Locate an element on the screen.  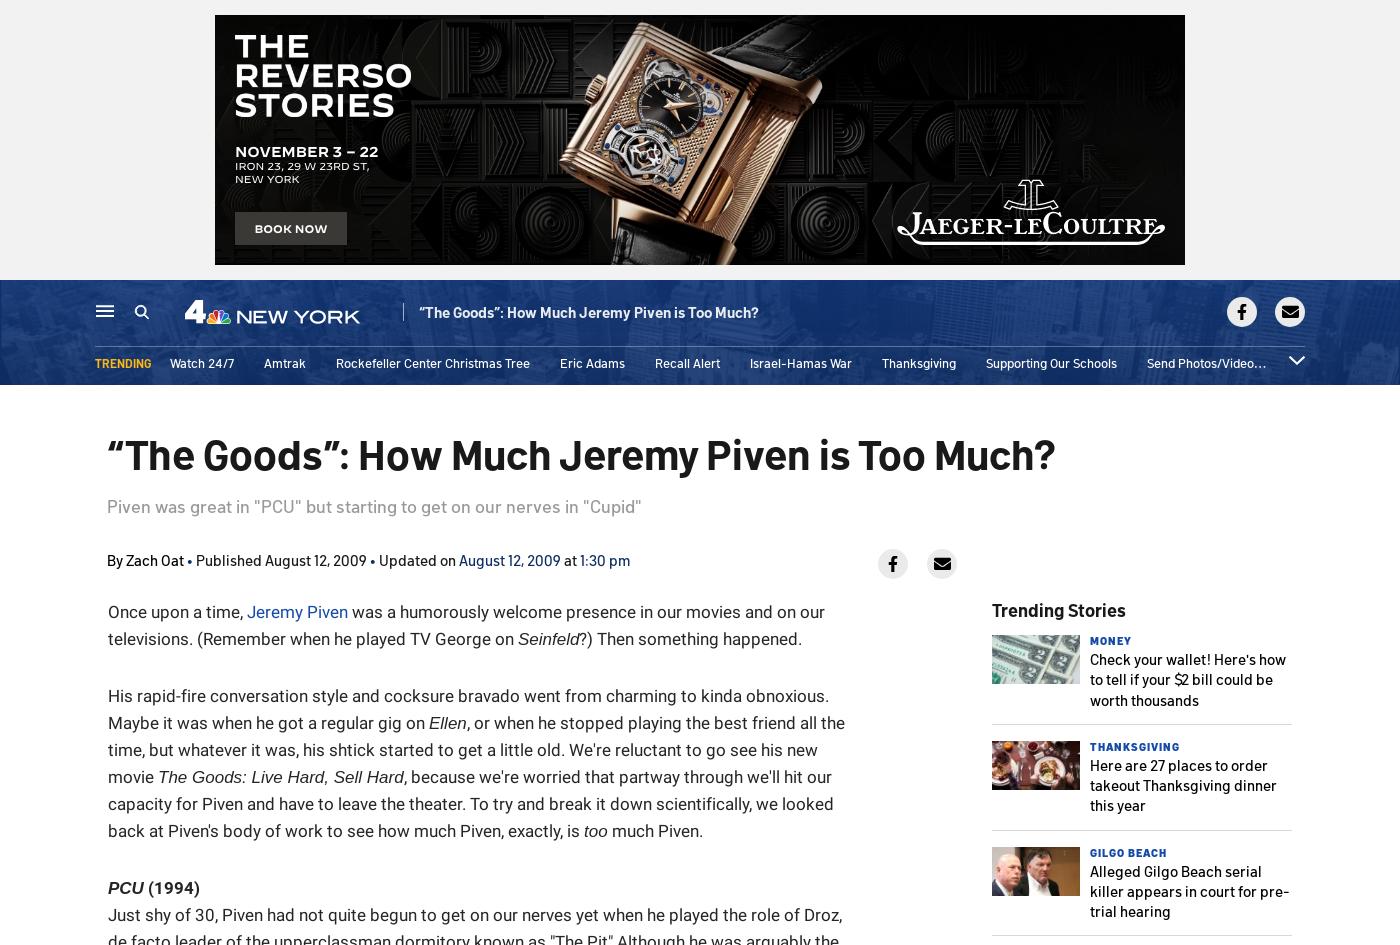
'PCU' is located at coordinates (125, 887).